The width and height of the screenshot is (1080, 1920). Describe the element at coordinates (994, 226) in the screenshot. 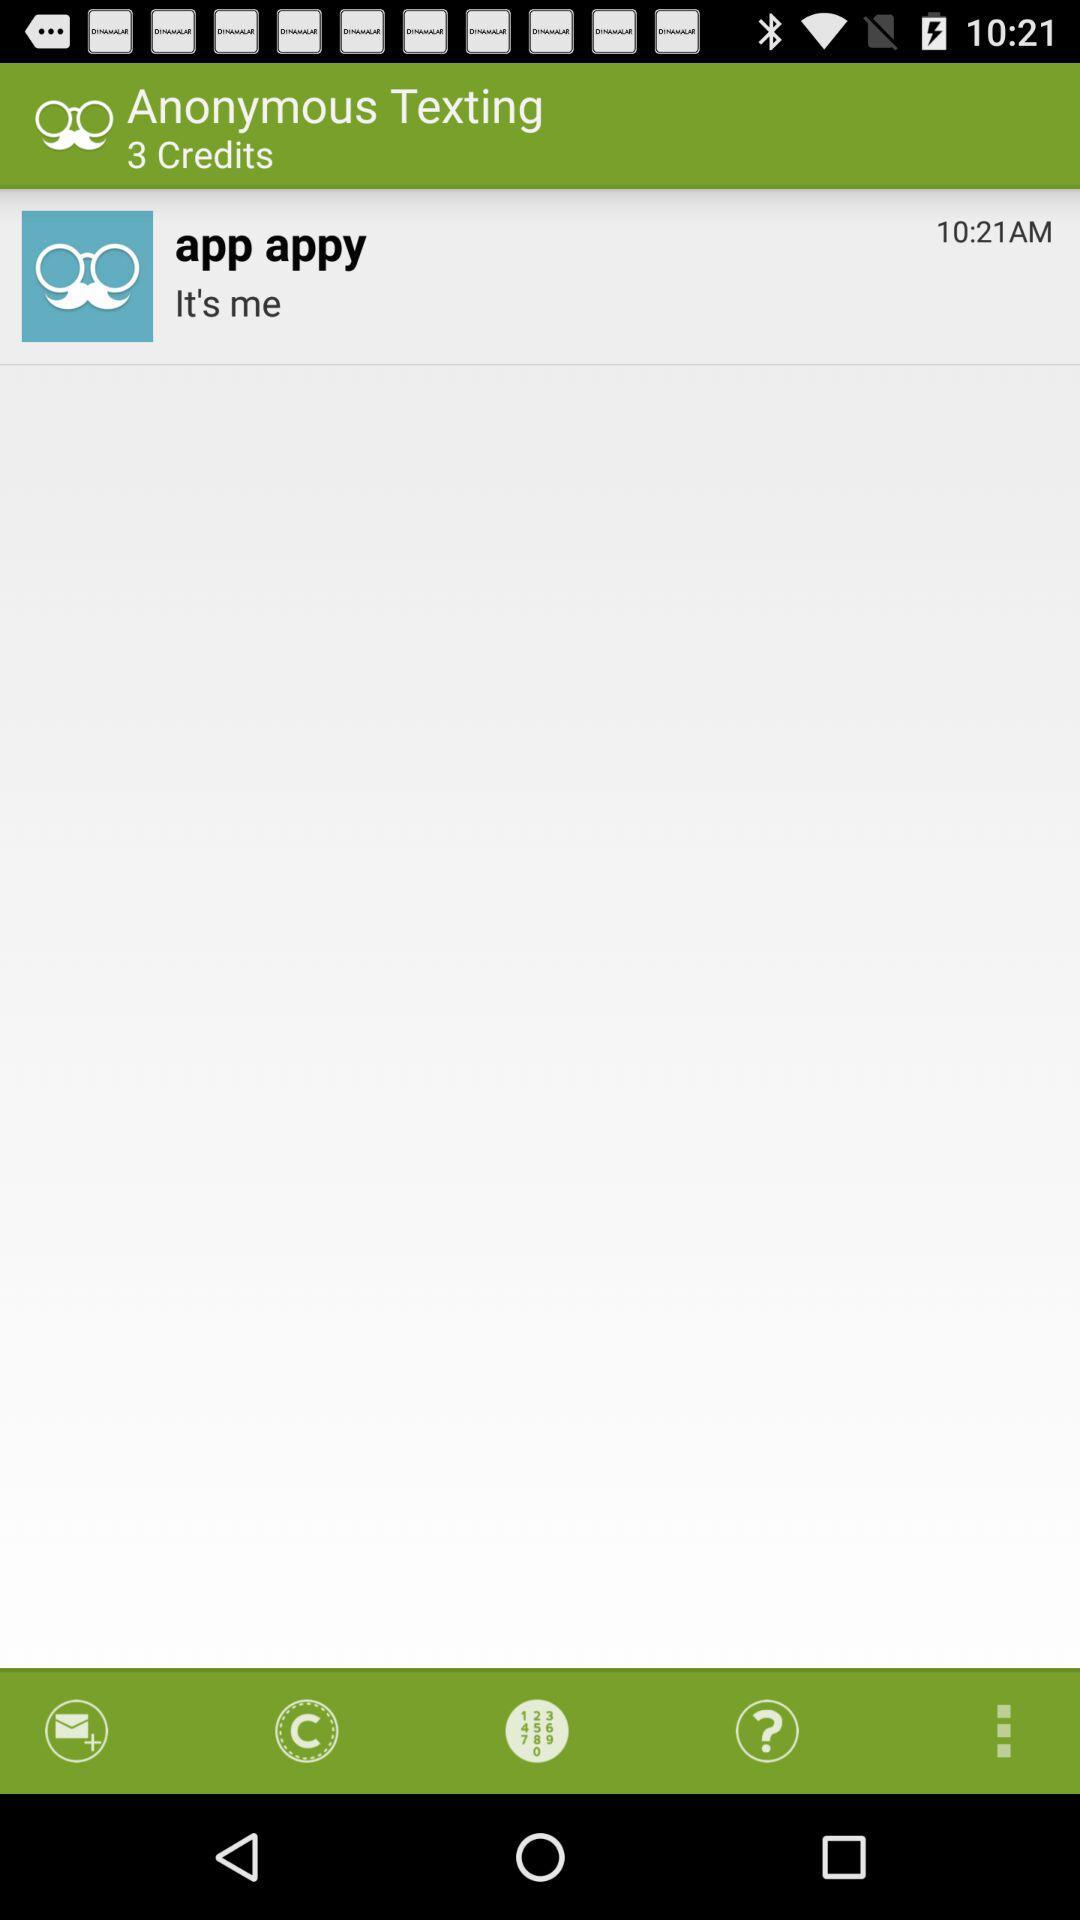

I see `app to the right of the app appy` at that location.